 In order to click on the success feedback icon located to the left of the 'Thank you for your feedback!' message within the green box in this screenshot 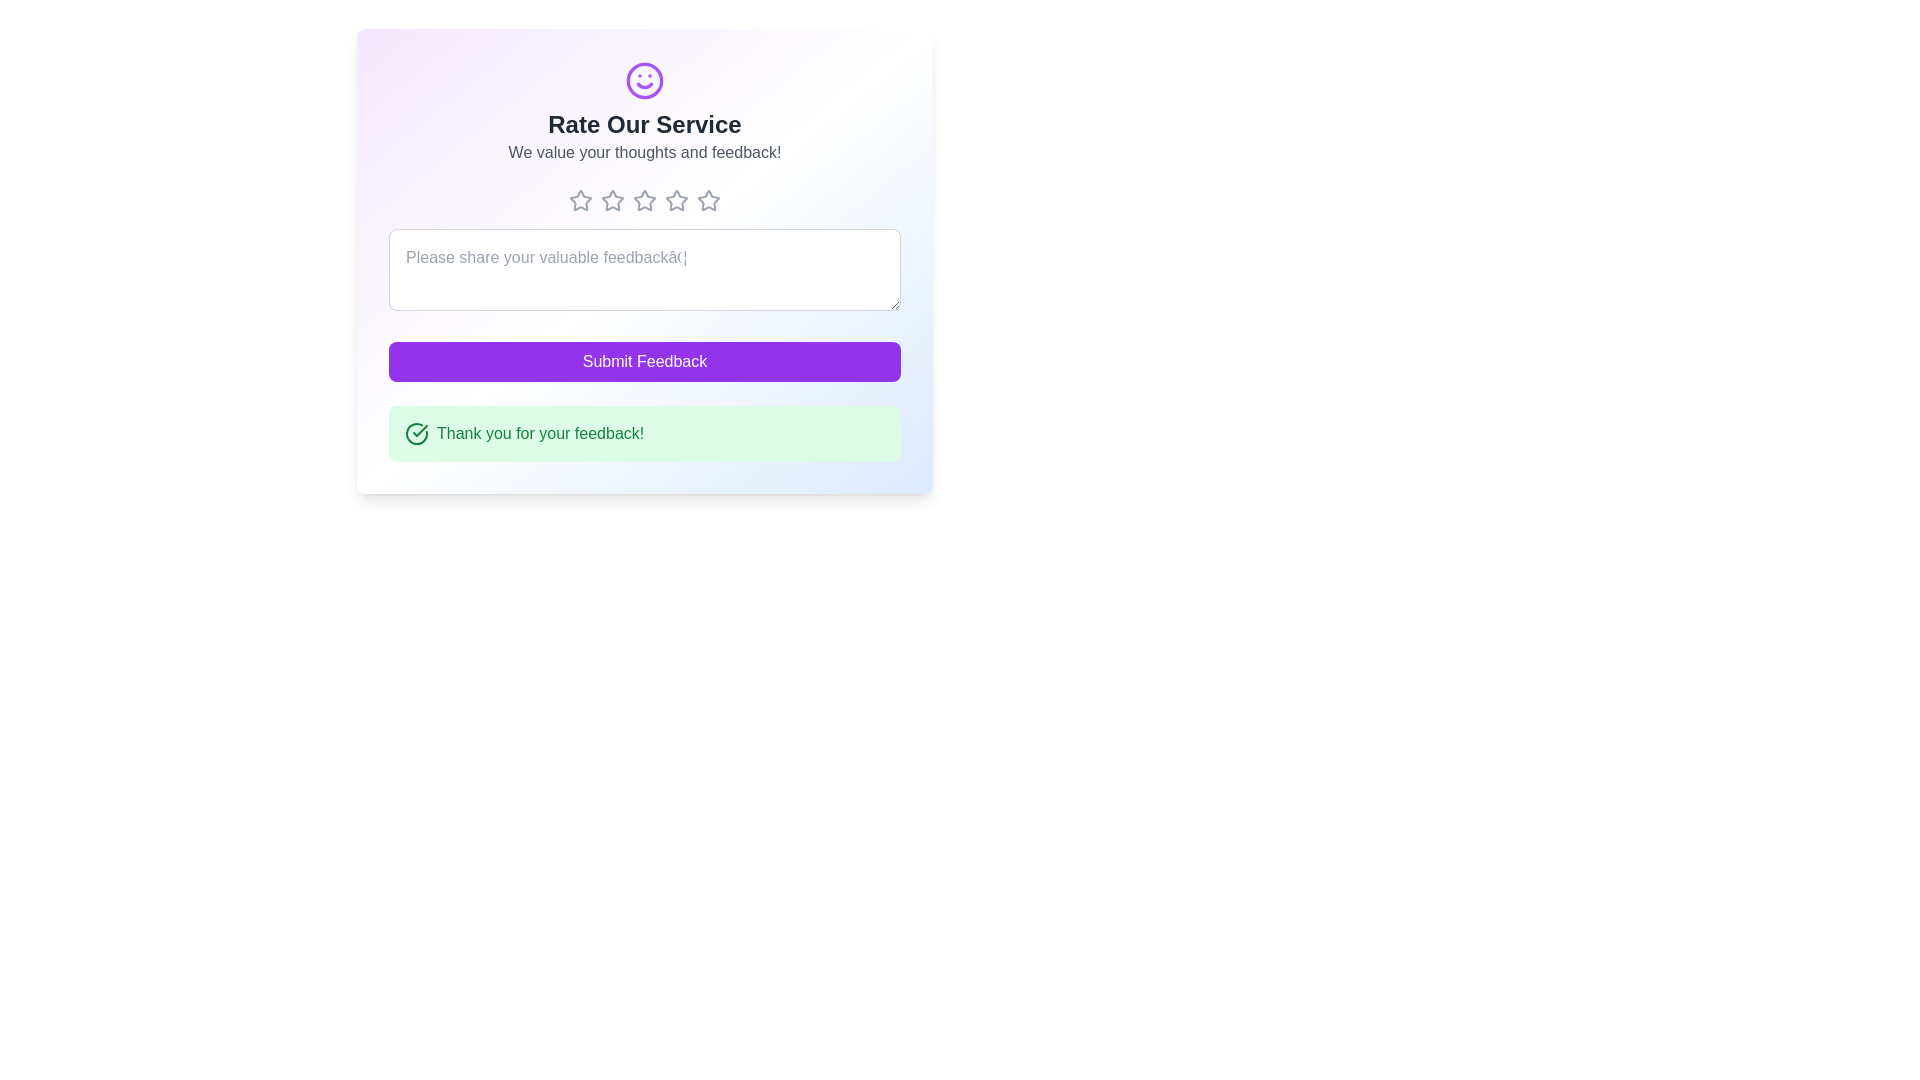, I will do `click(416, 433)`.